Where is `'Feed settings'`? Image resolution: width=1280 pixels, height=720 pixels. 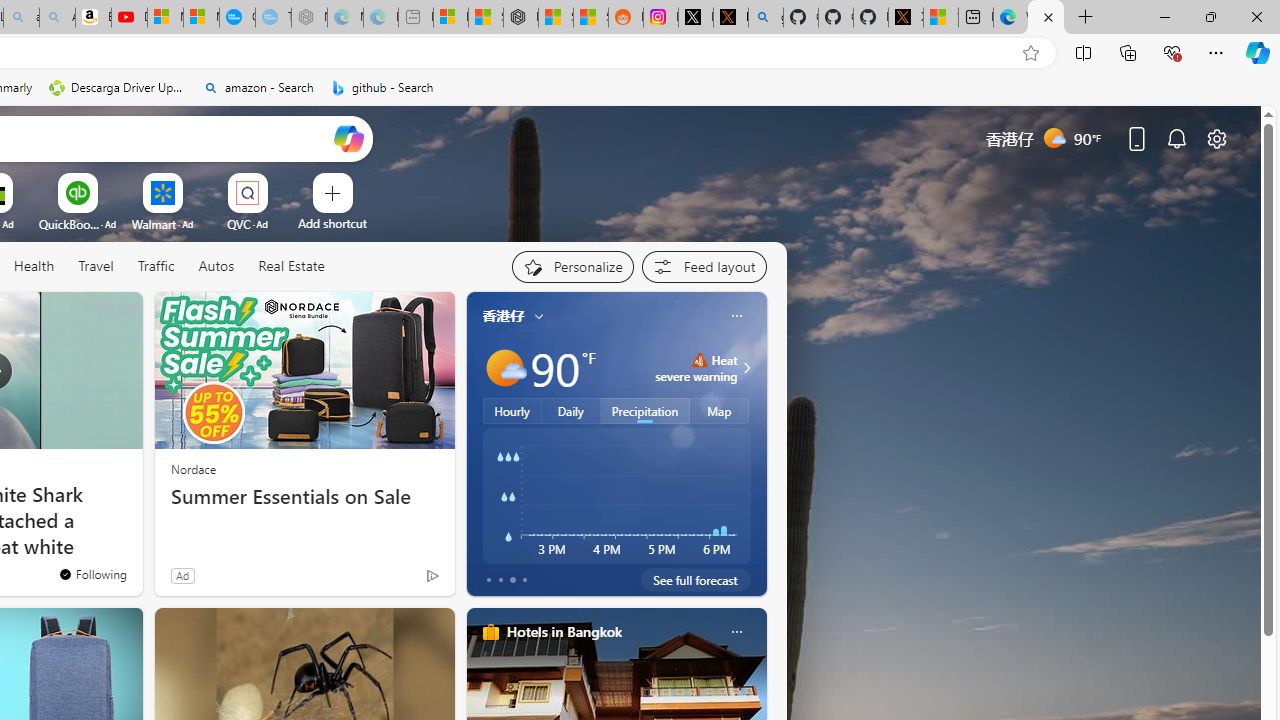 'Feed settings' is located at coordinates (704, 266).